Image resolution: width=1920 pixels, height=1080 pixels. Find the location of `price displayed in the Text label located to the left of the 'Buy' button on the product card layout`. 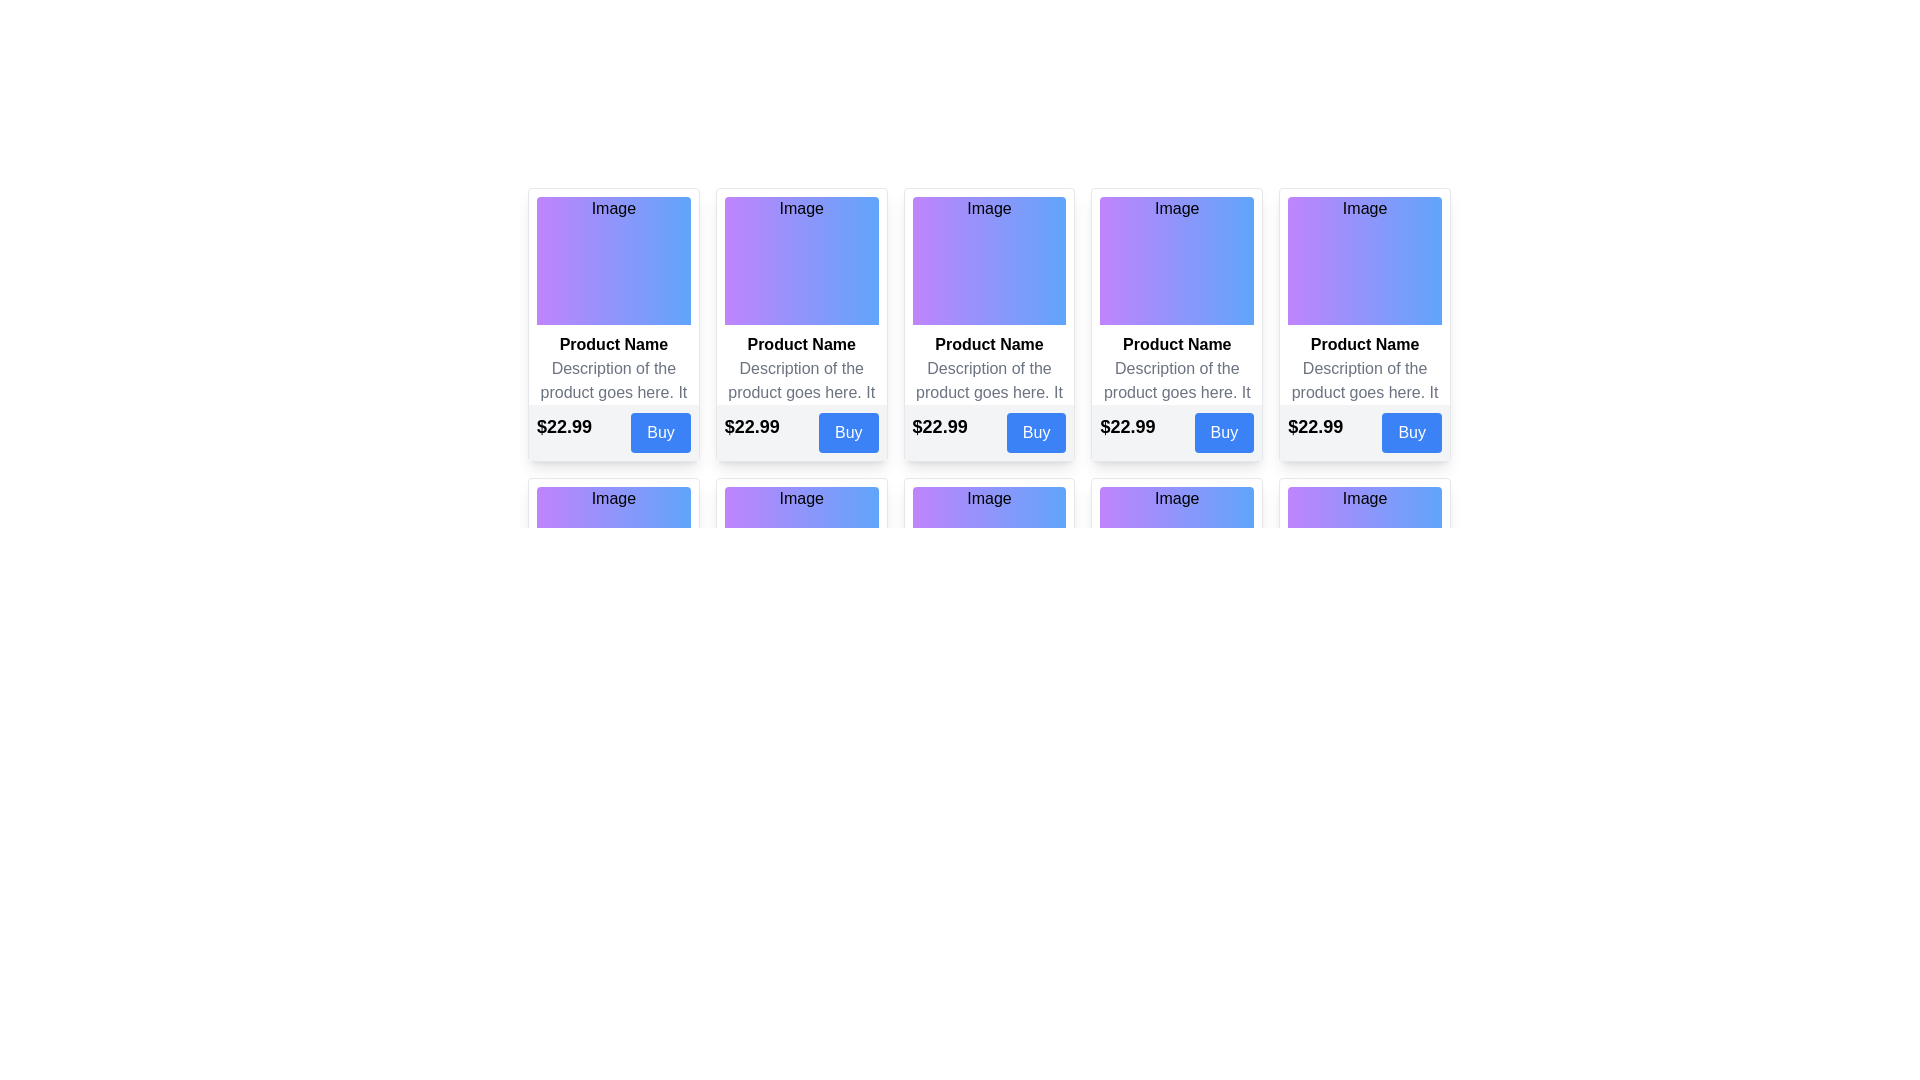

price displayed in the Text label located to the left of the 'Buy' button on the product card layout is located at coordinates (939, 431).